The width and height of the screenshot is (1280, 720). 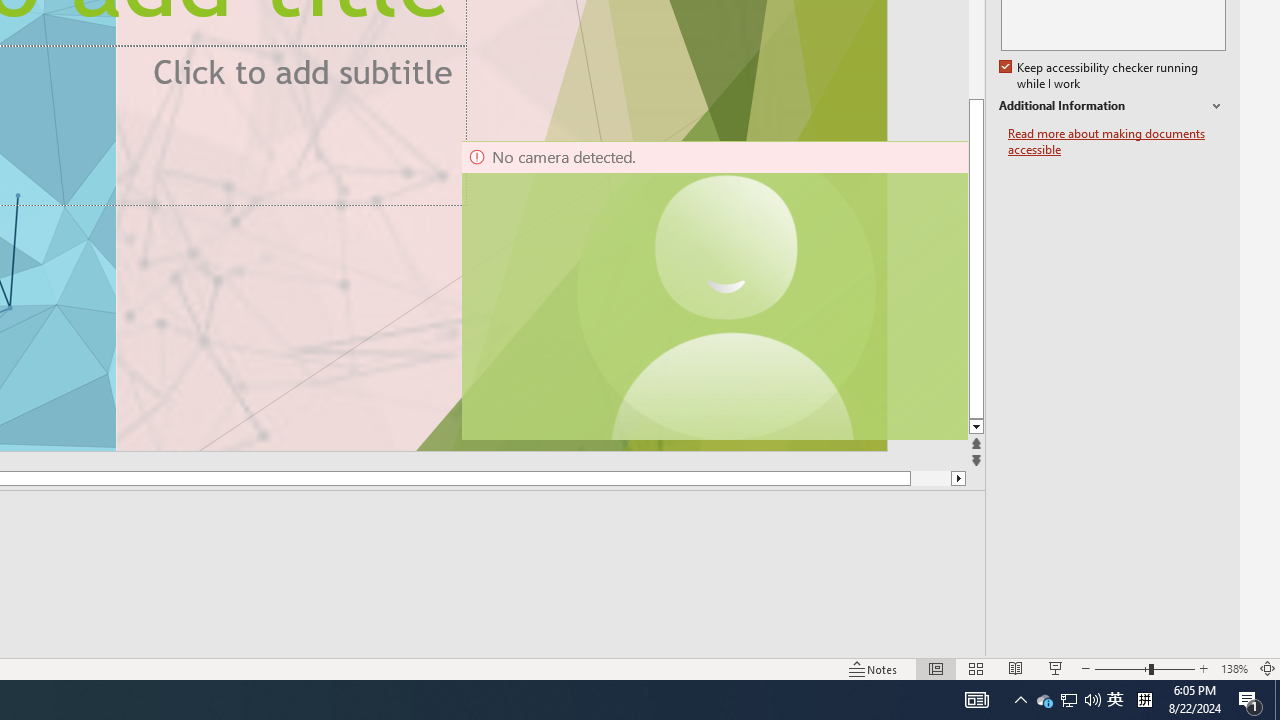 What do you see at coordinates (1055, 669) in the screenshot?
I see `'Slide Show'` at bounding box center [1055, 669].